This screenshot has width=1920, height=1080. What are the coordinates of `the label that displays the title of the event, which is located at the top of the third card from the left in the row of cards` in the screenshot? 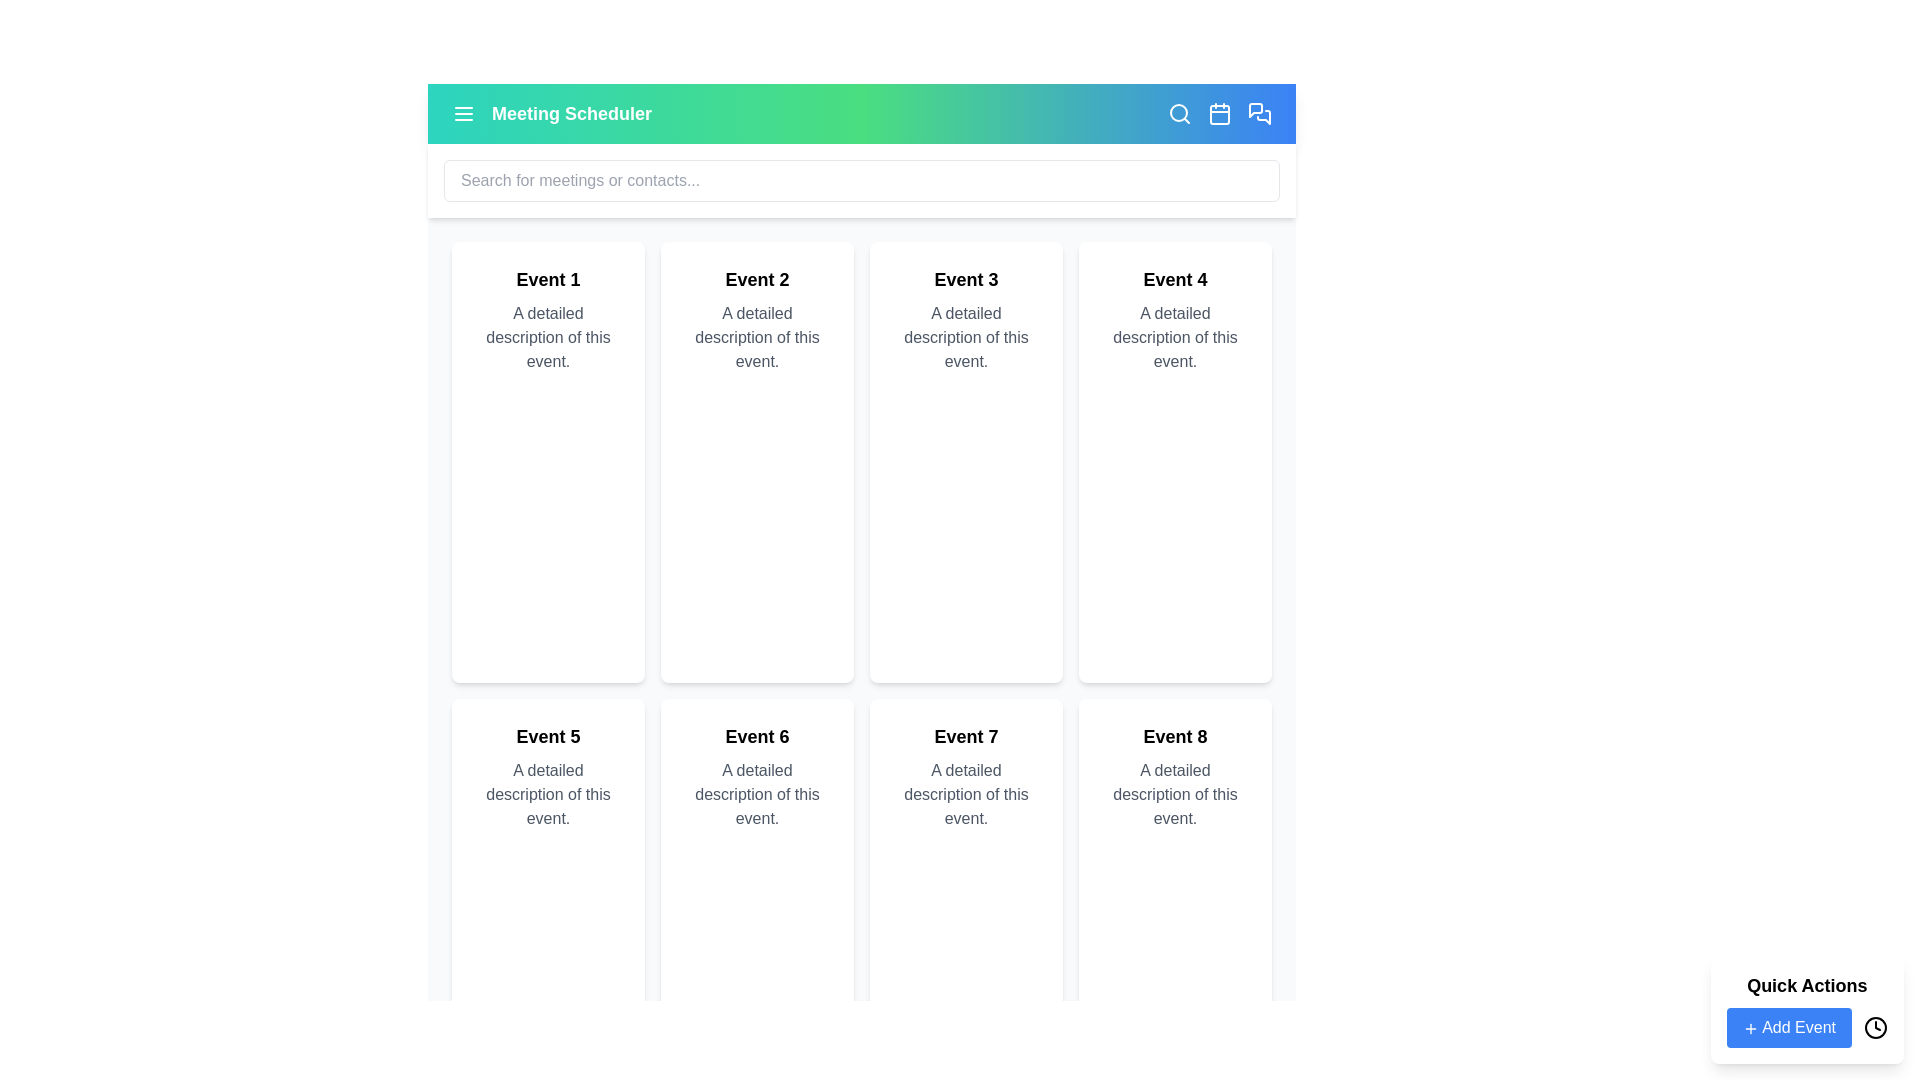 It's located at (966, 280).